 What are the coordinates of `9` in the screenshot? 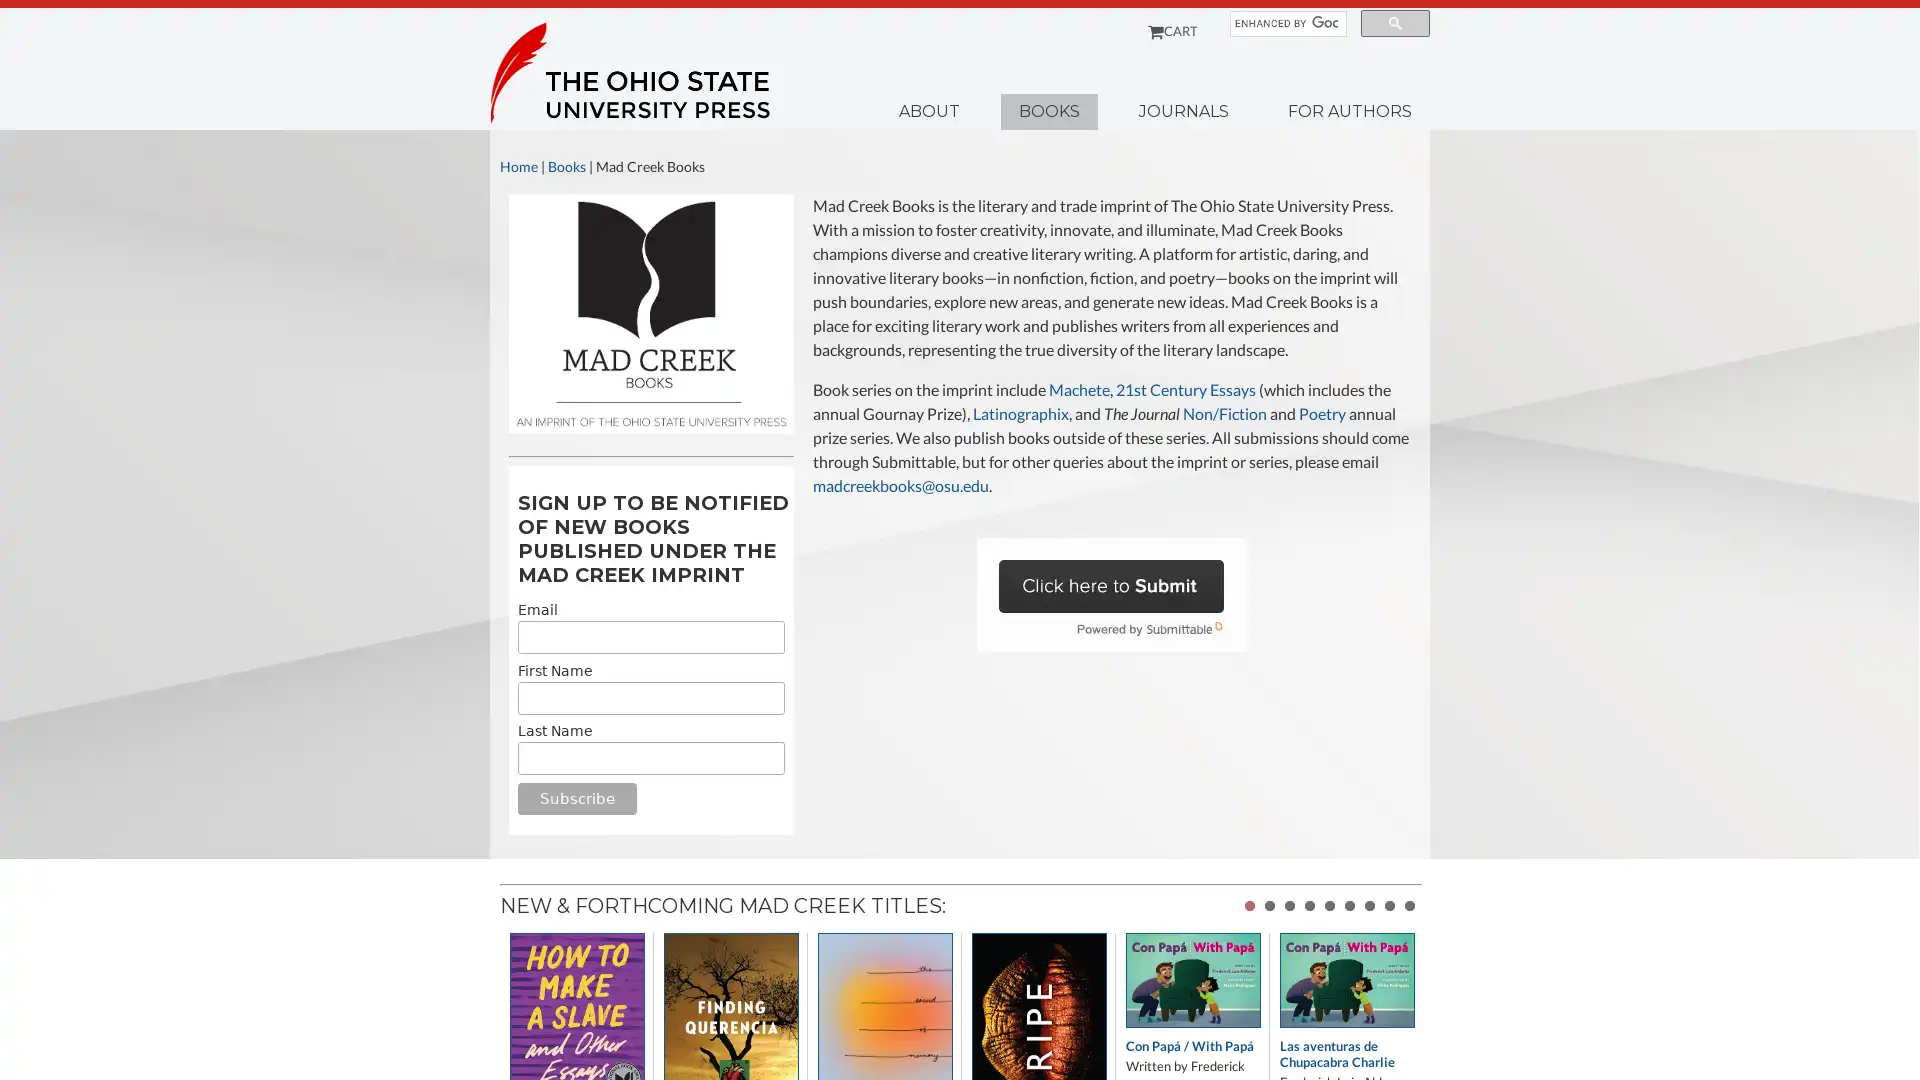 It's located at (1409, 906).